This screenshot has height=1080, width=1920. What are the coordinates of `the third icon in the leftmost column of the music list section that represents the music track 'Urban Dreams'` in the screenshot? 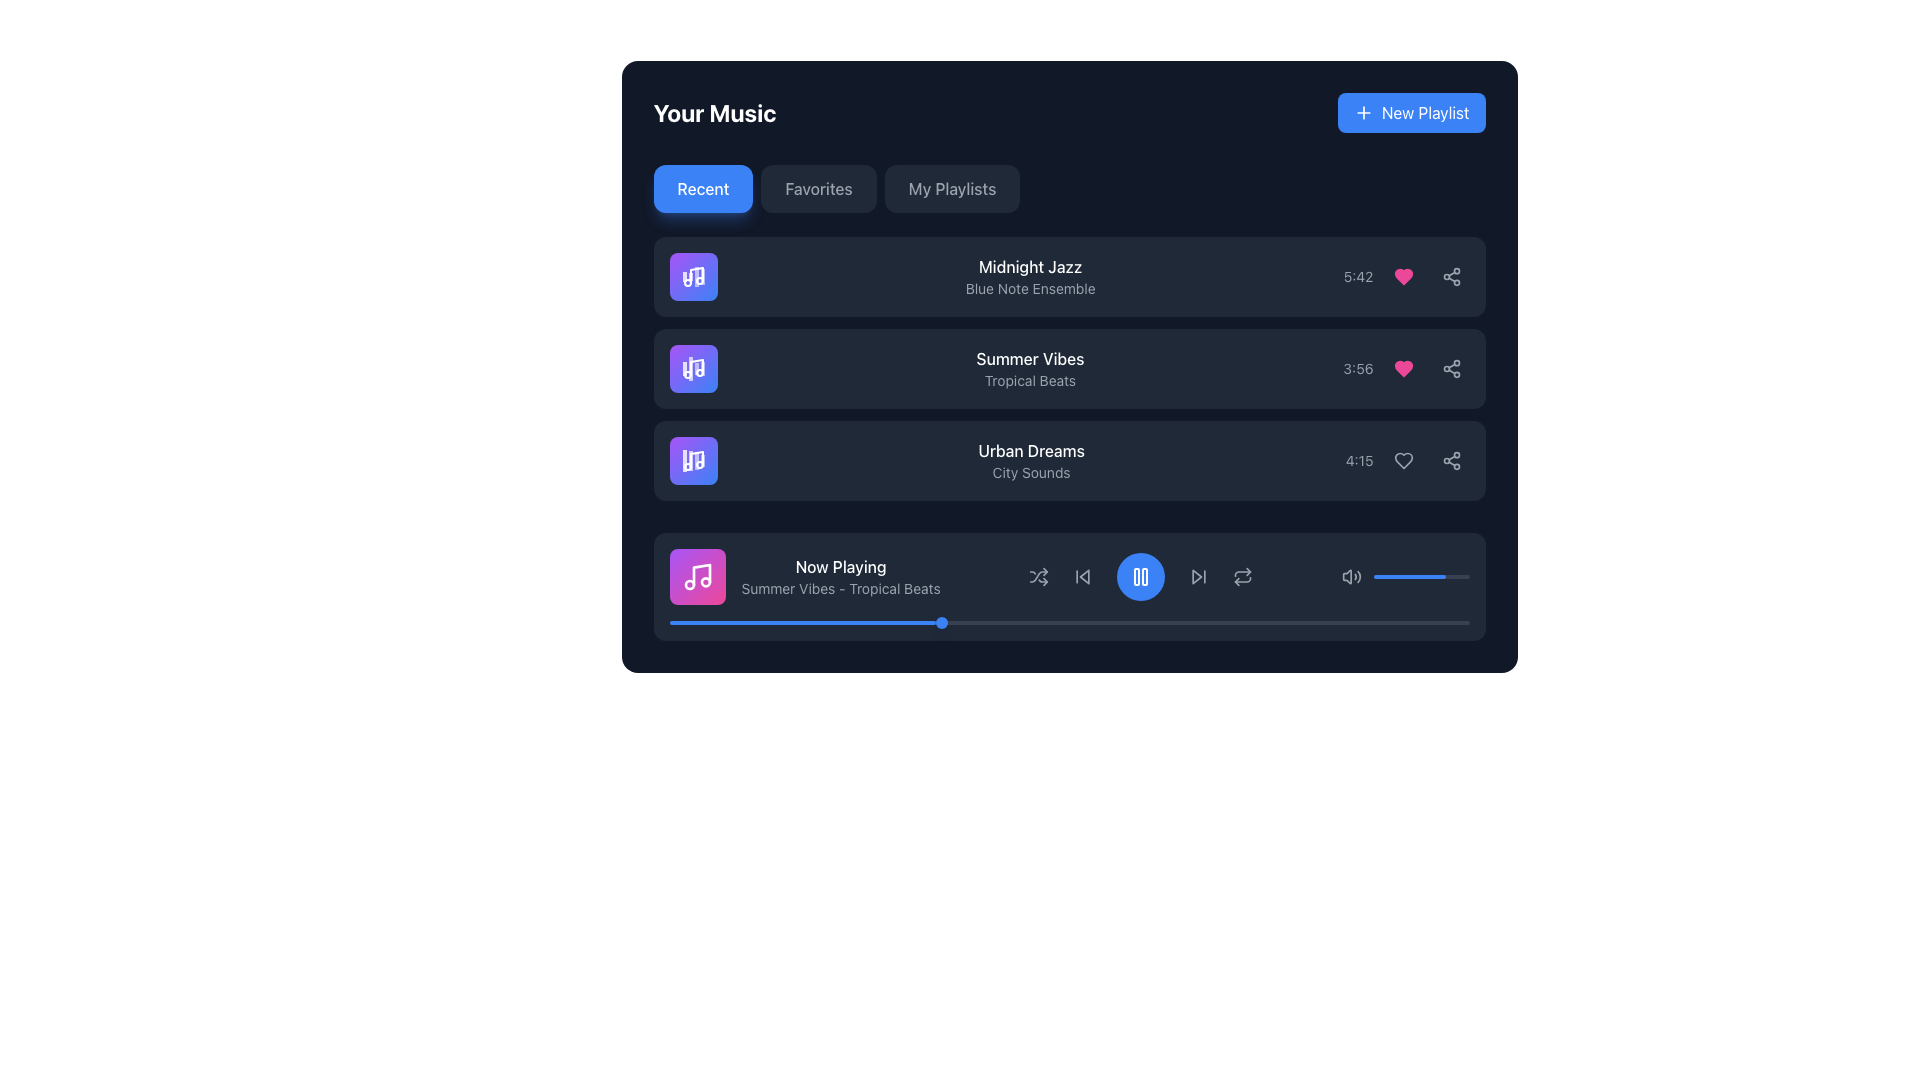 It's located at (693, 461).